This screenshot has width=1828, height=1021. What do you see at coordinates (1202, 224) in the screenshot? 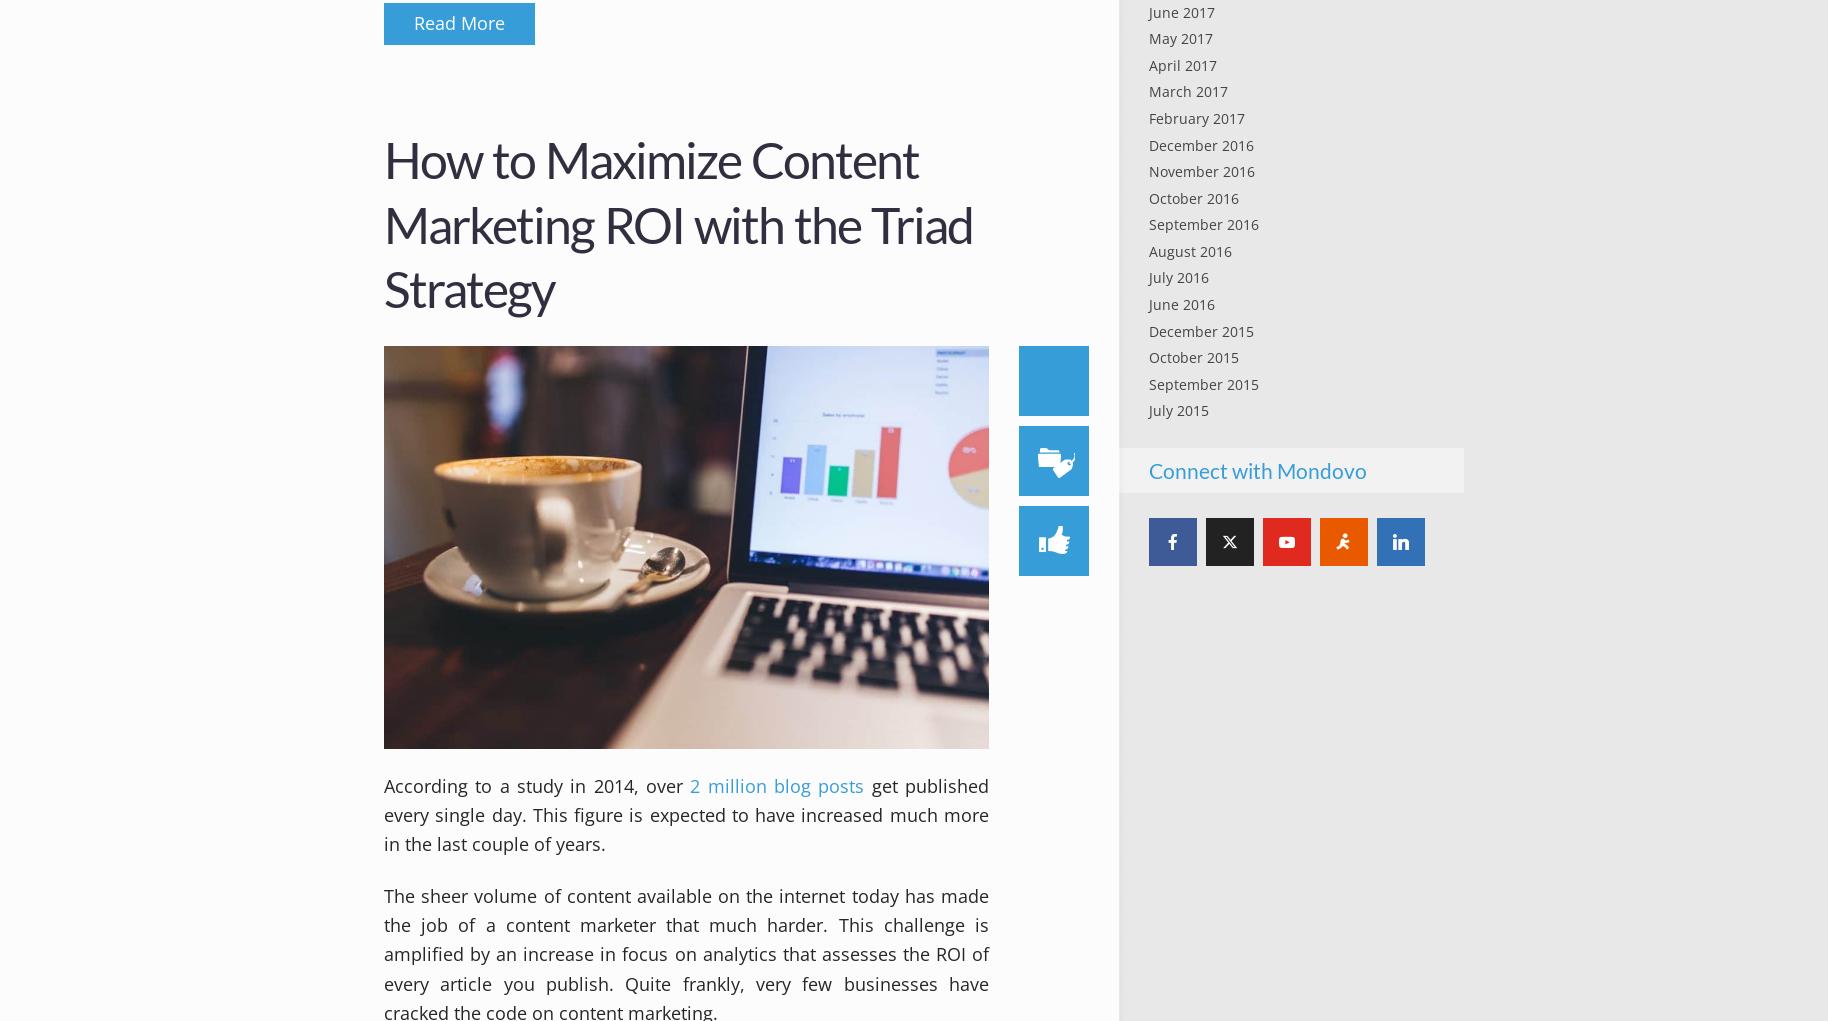
I see `'September 2016'` at bounding box center [1202, 224].